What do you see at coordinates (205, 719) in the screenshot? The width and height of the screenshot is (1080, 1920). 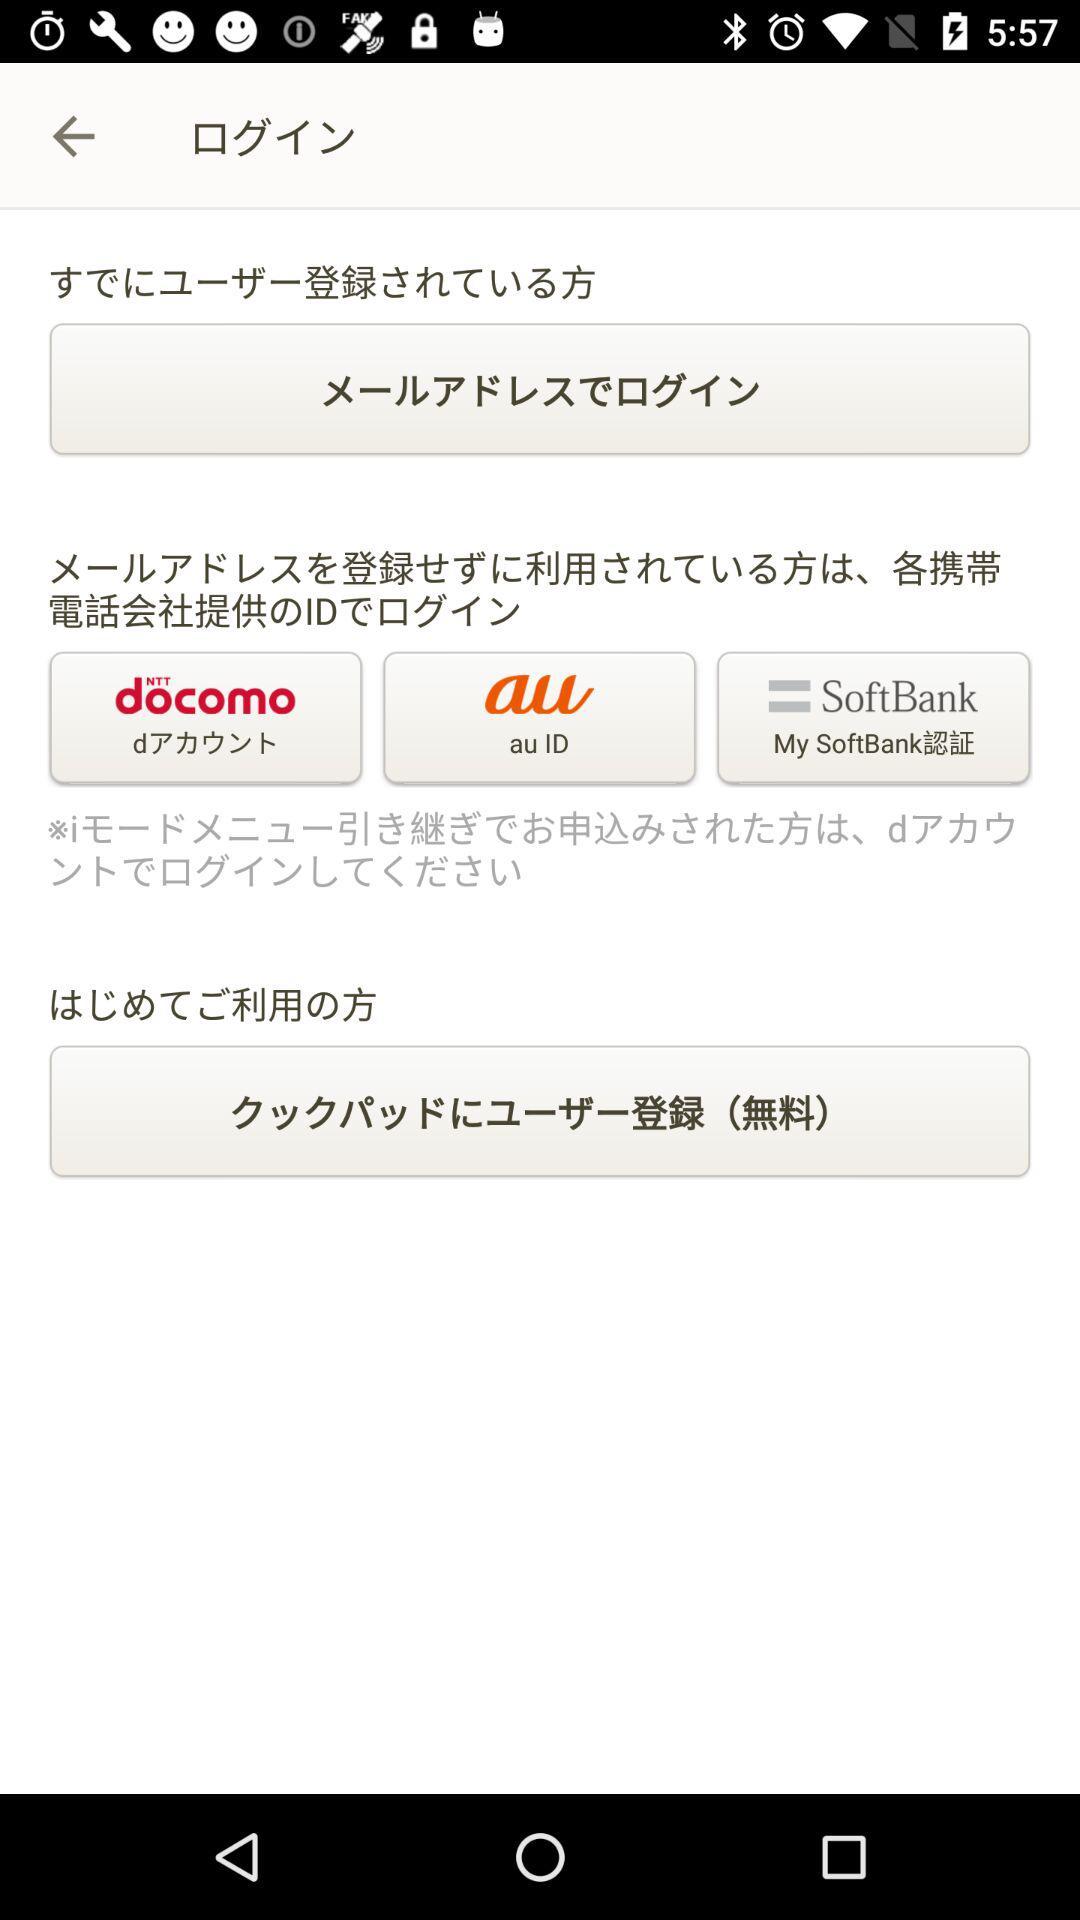 I see `icon next to au id item` at bounding box center [205, 719].